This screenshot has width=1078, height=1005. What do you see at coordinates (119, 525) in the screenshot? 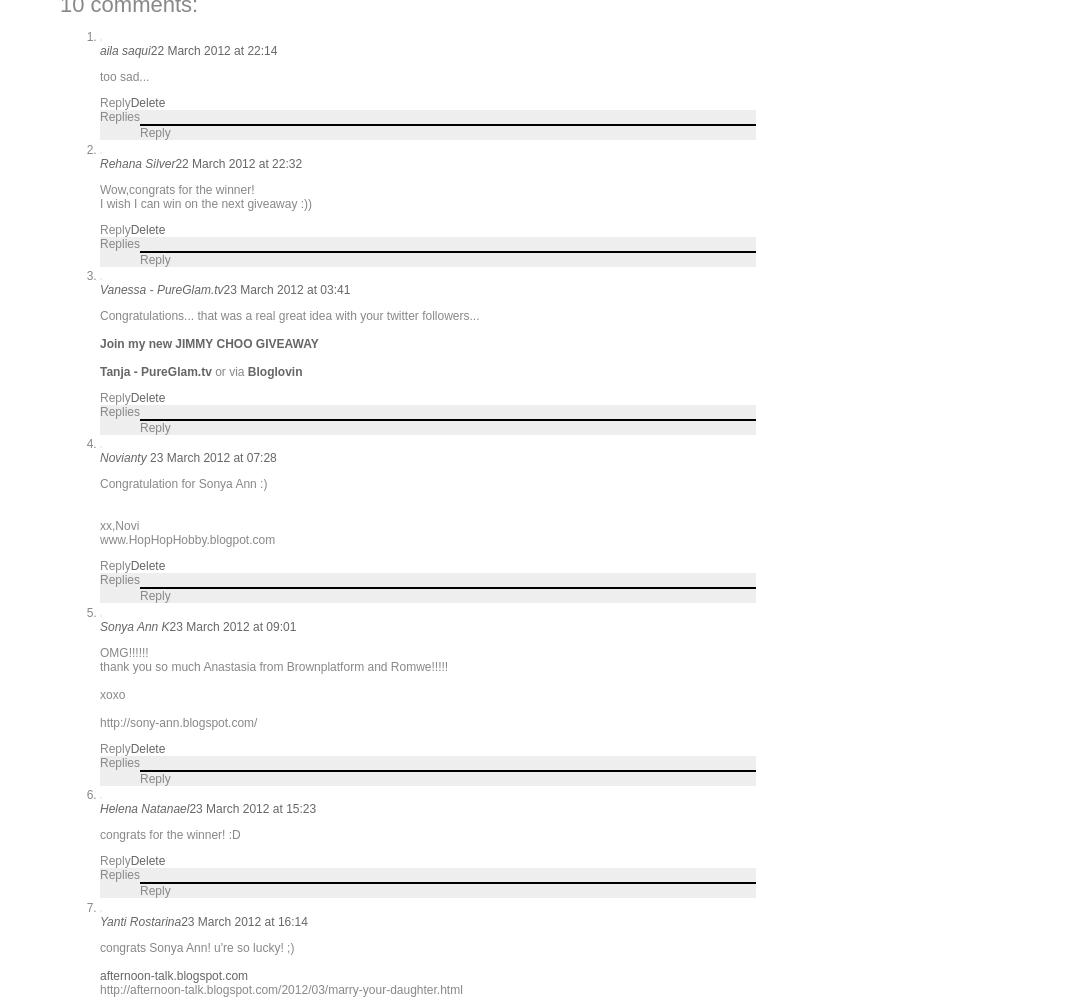
I see `'xx,Novi'` at bounding box center [119, 525].